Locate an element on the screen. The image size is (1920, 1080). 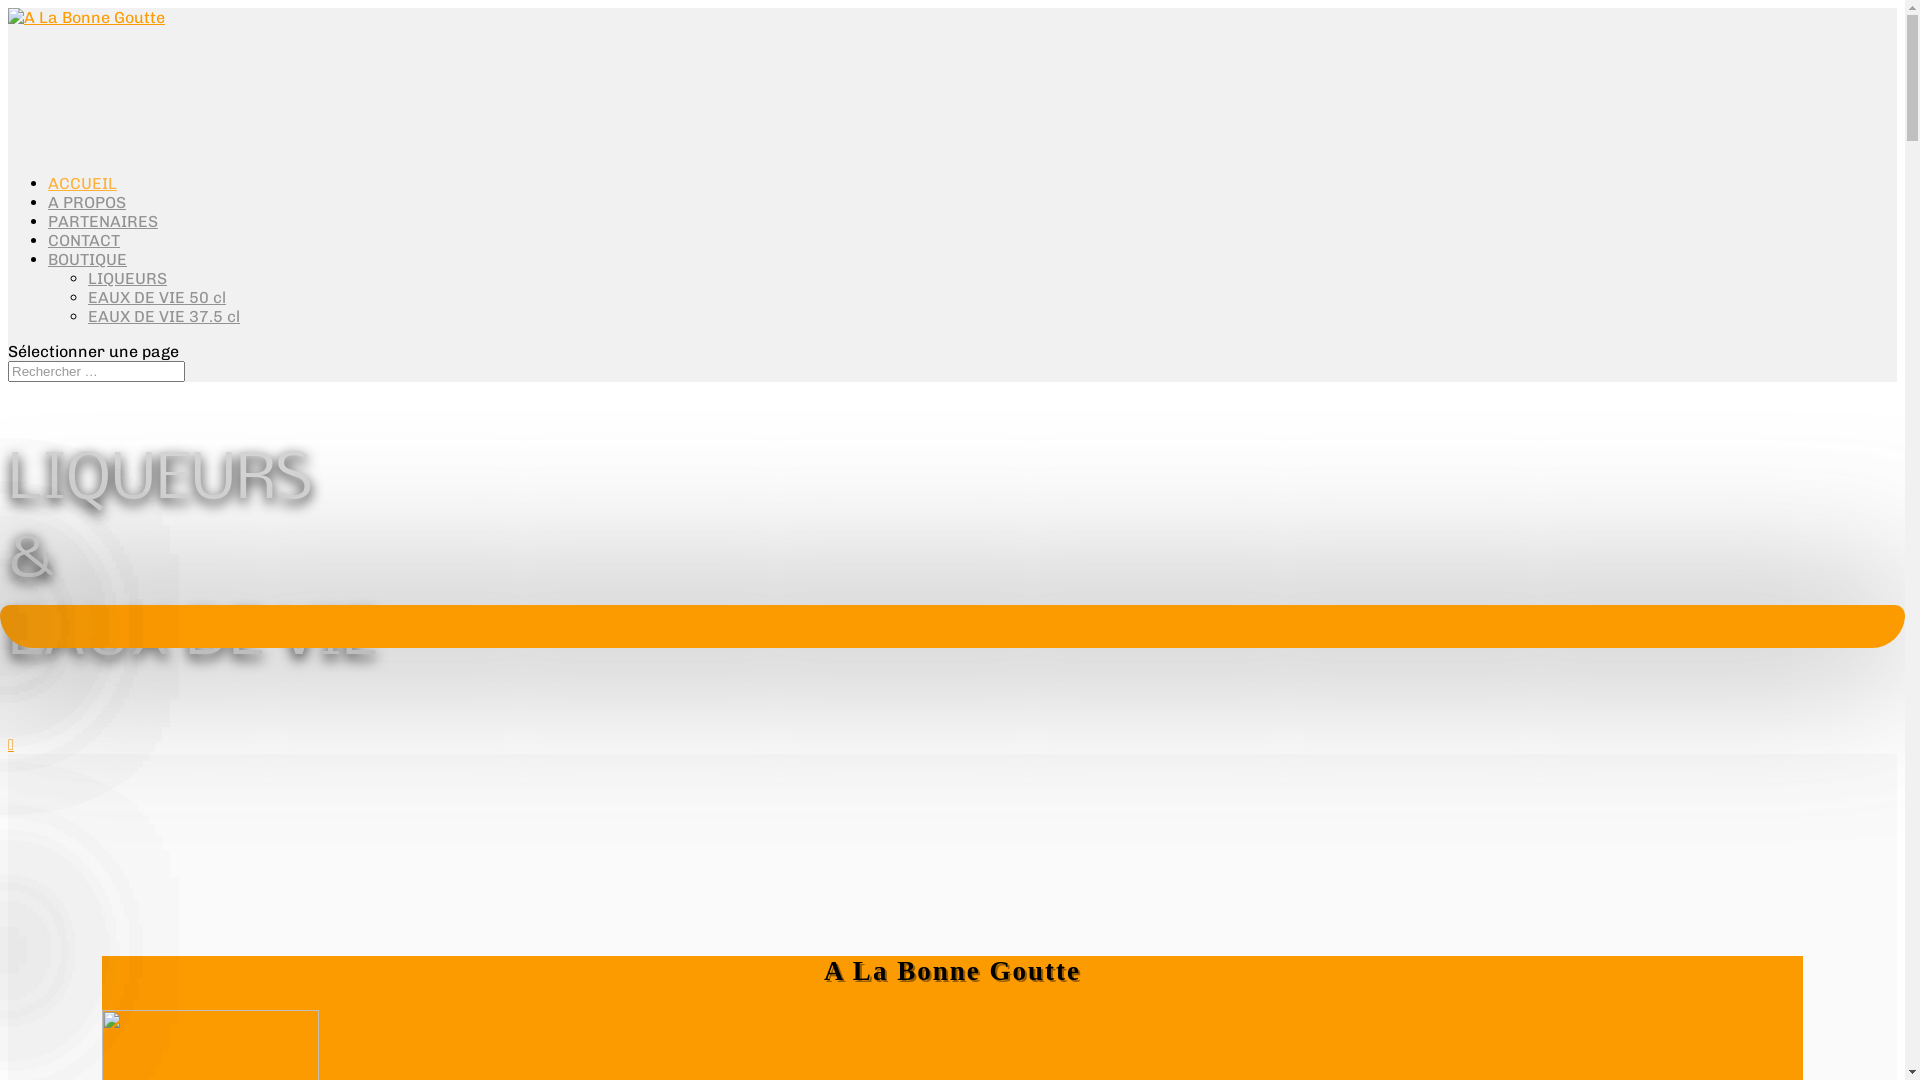
'LIQUEURS' is located at coordinates (86, 278).